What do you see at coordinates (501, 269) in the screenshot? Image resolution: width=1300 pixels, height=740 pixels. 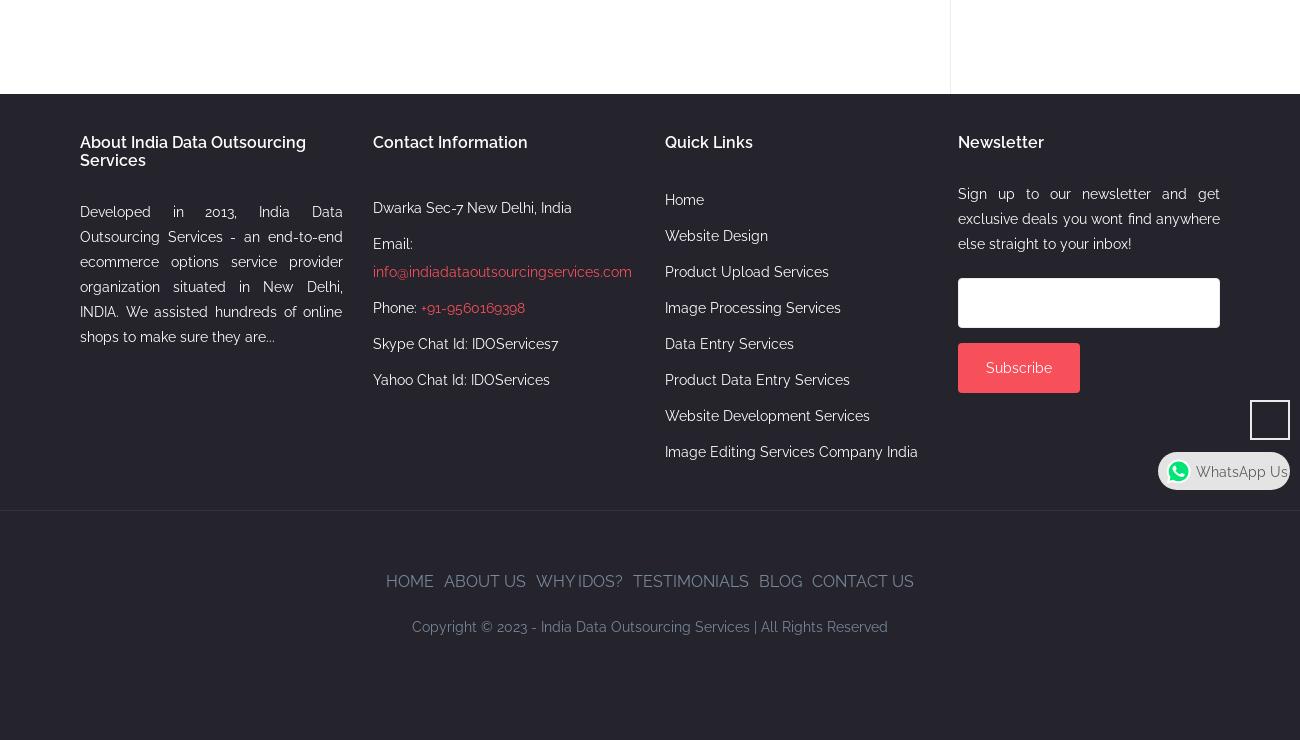 I see `'info@indiadataoutsourcingservices.com'` at bounding box center [501, 269].